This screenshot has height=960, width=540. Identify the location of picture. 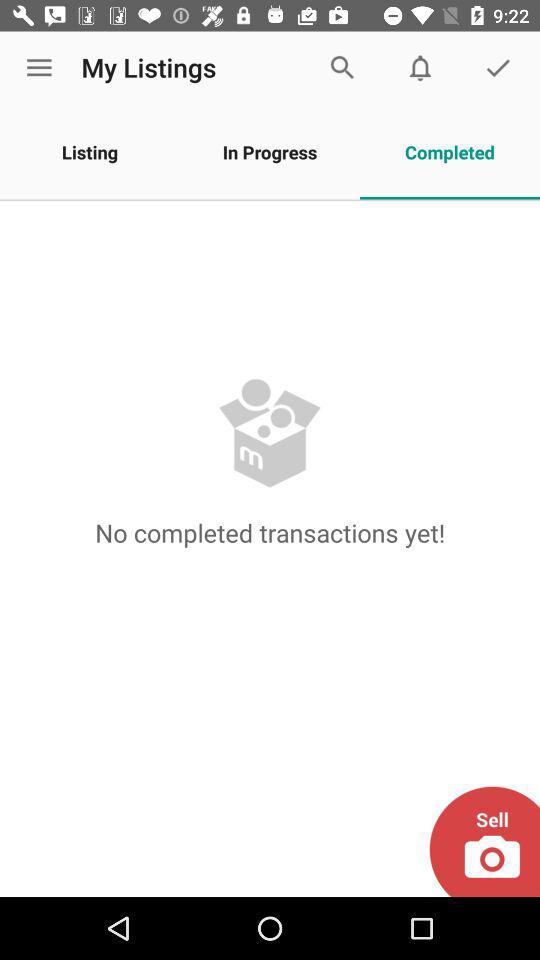
(483, 840).